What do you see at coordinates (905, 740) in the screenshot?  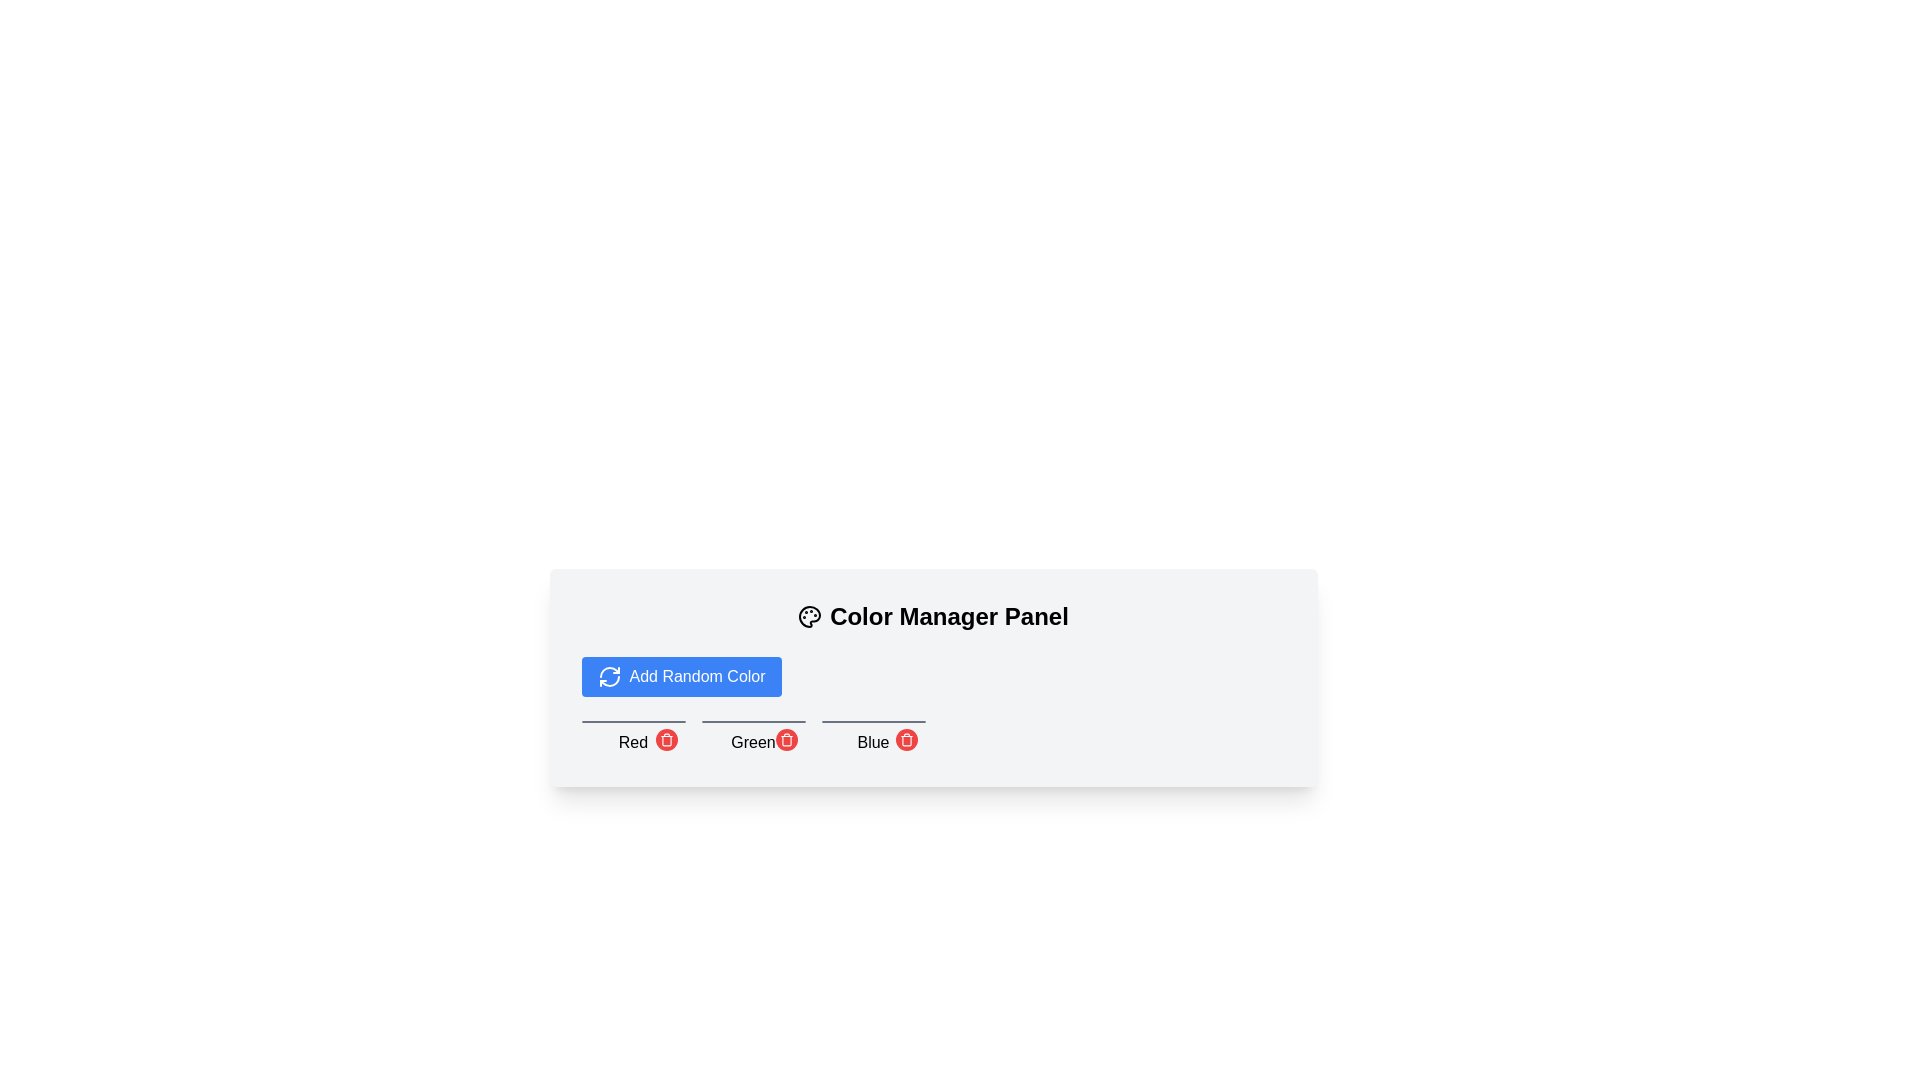 I see `the trash can icon button with a red background located to the right of the text label 'Blue'` at bounding box center [905, 740].